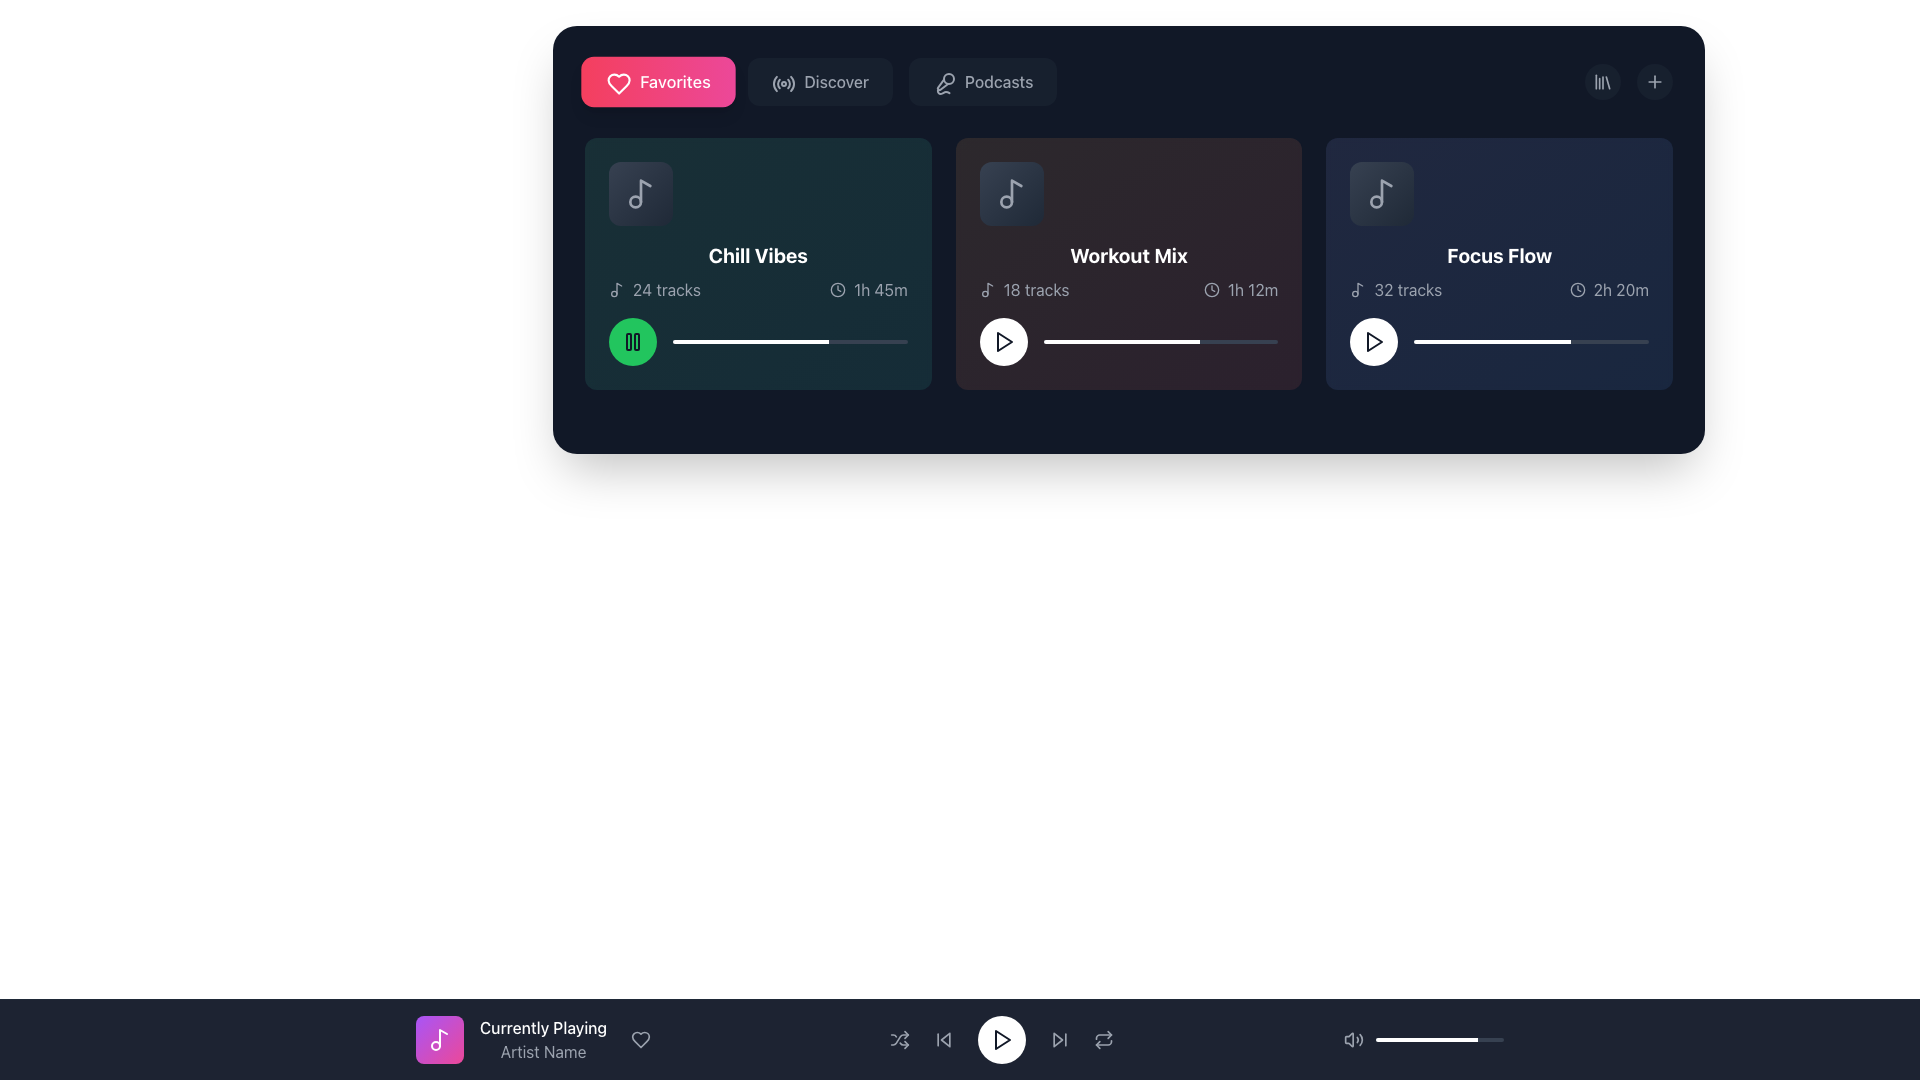 Image resolution: width=1920 pixels, height=1080 pixels. Describe the element at coordinates (1373, 341) in the screenshot. I see `the triangular play icon button located at the bottom-left corner of the 'Focus Flow' card` at that location.